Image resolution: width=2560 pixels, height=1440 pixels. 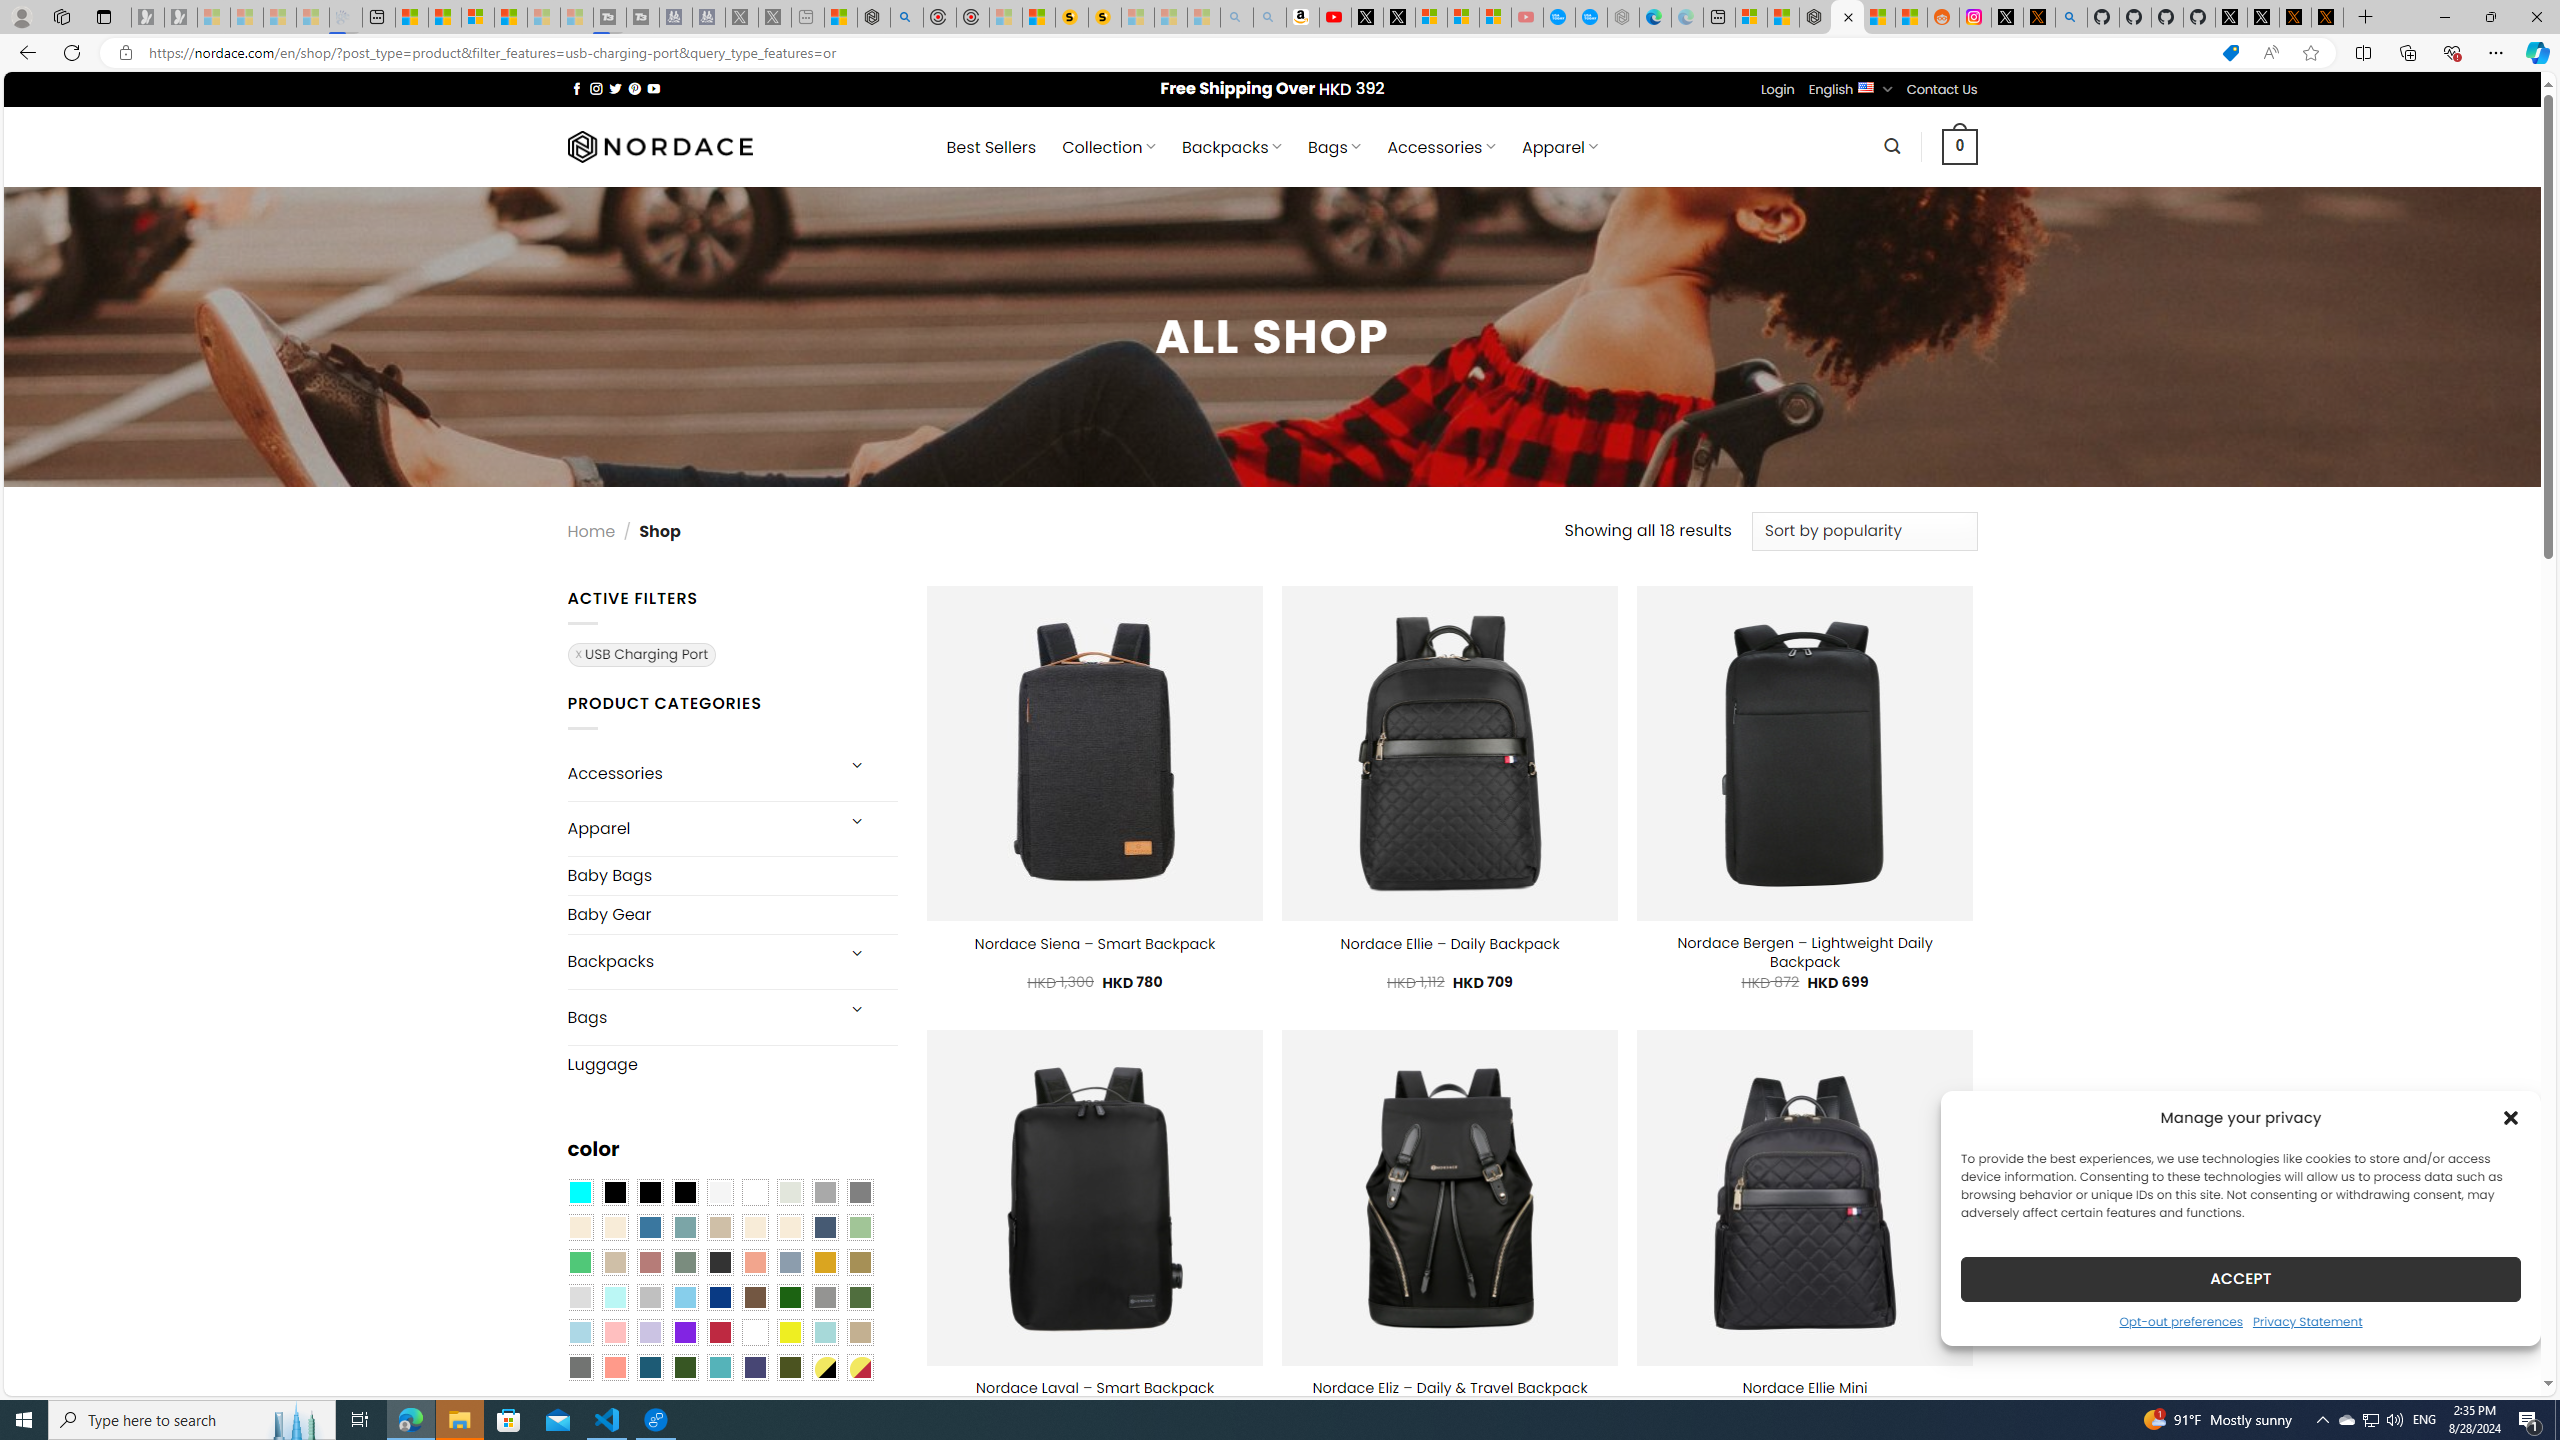 I want to click on 'Peach Pink', so click(x=613, y=1367).